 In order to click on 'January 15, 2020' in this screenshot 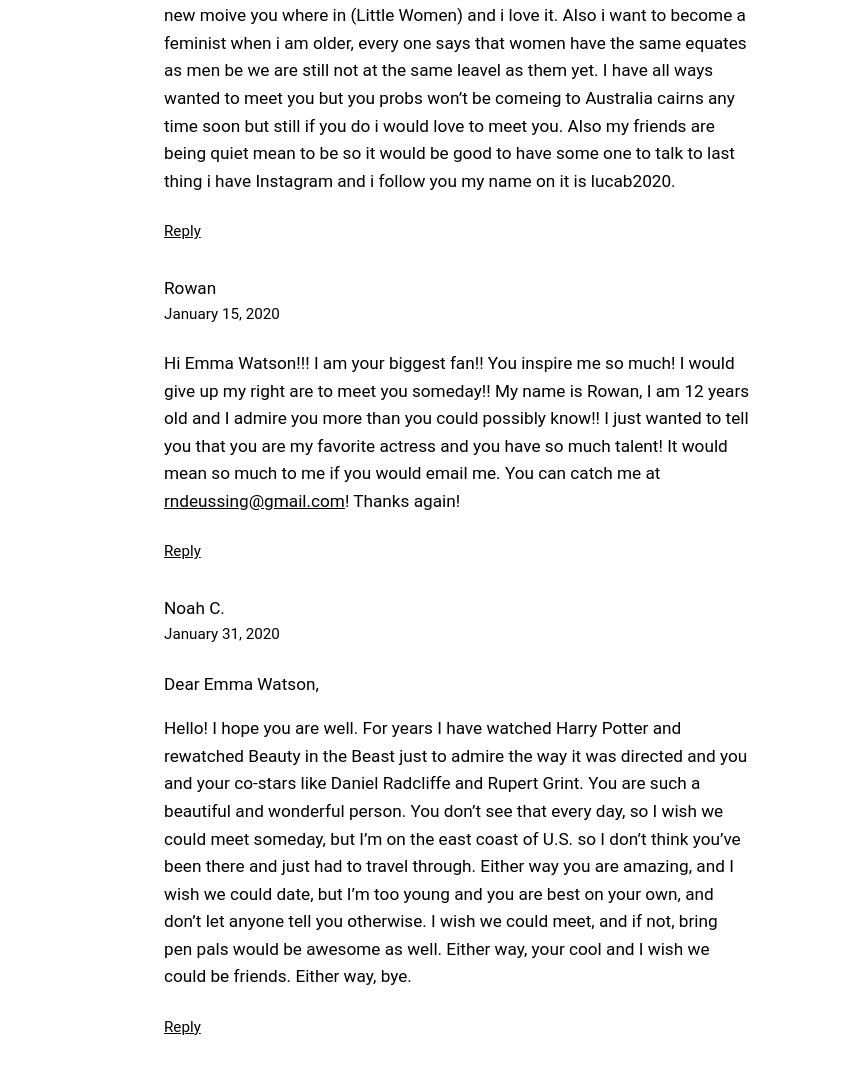, I will do `click(163, 314)`.